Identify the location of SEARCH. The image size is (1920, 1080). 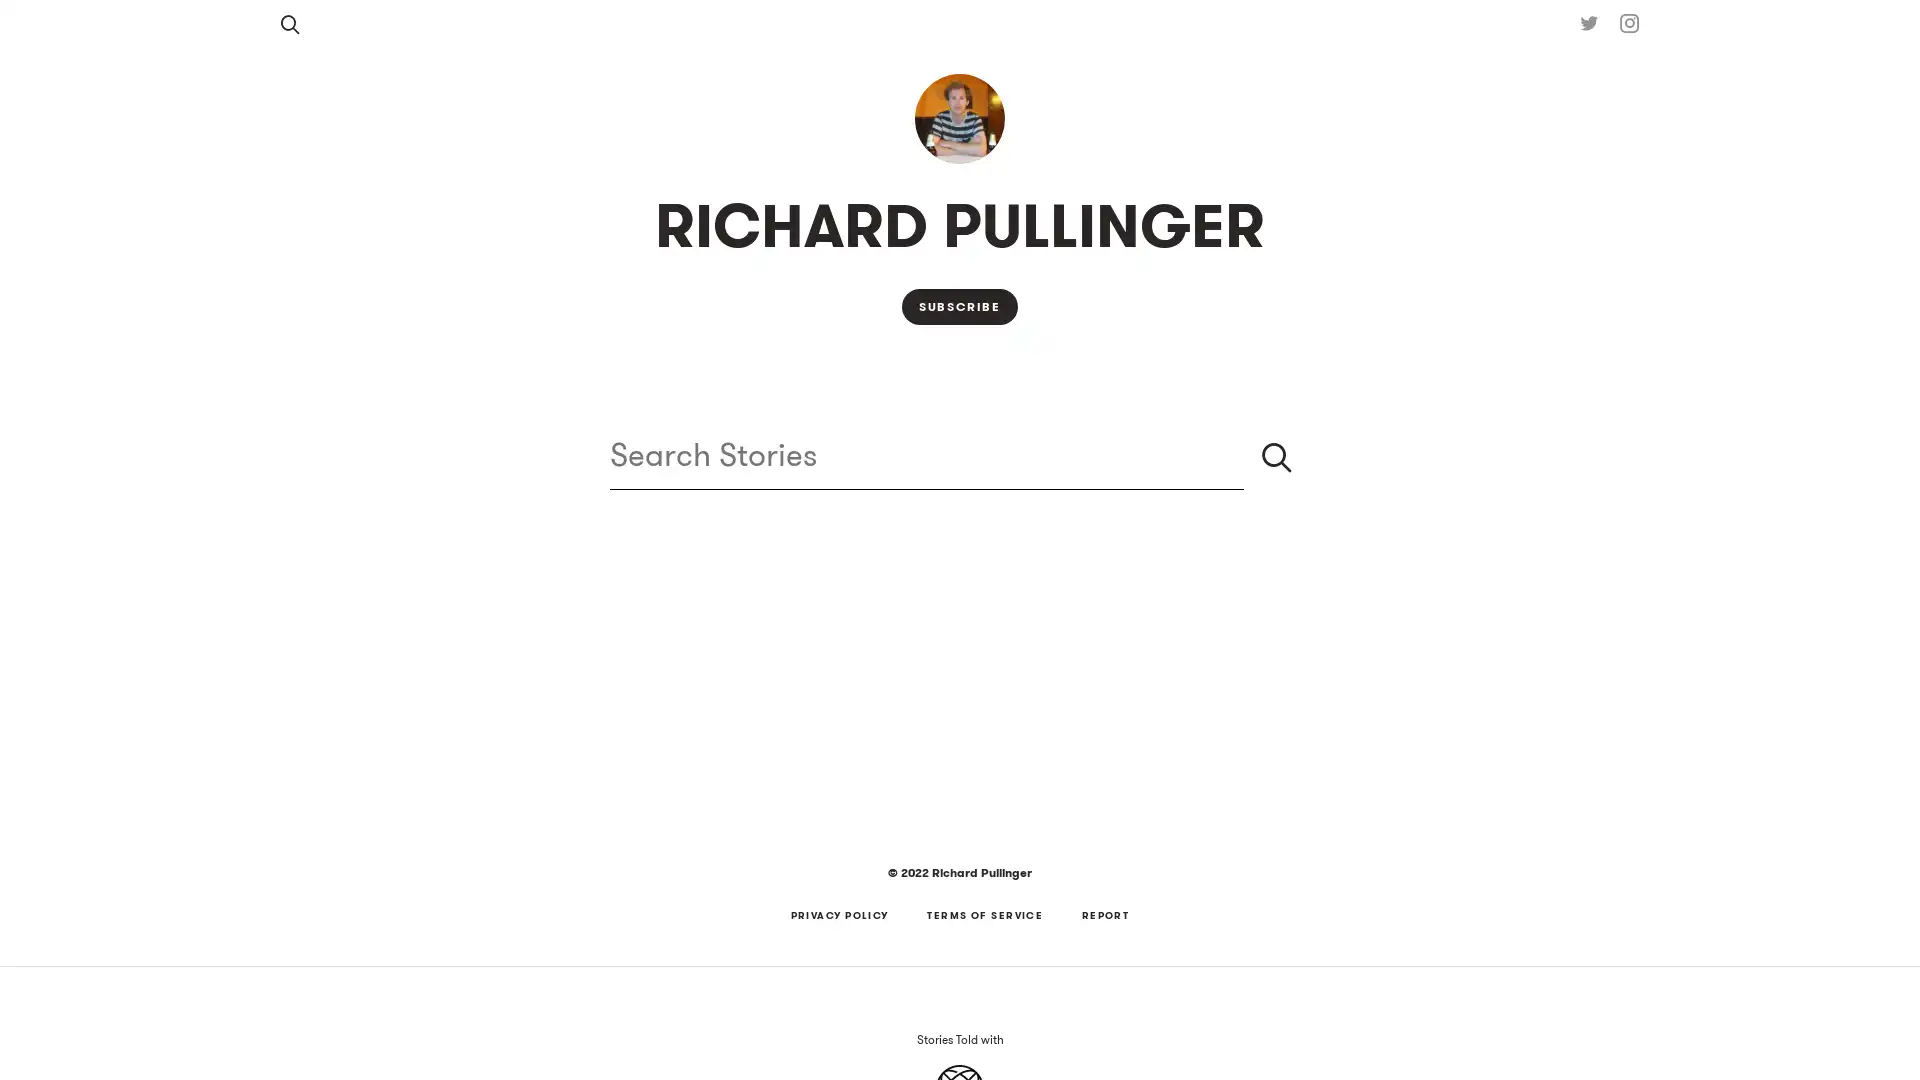
(1275, 456).